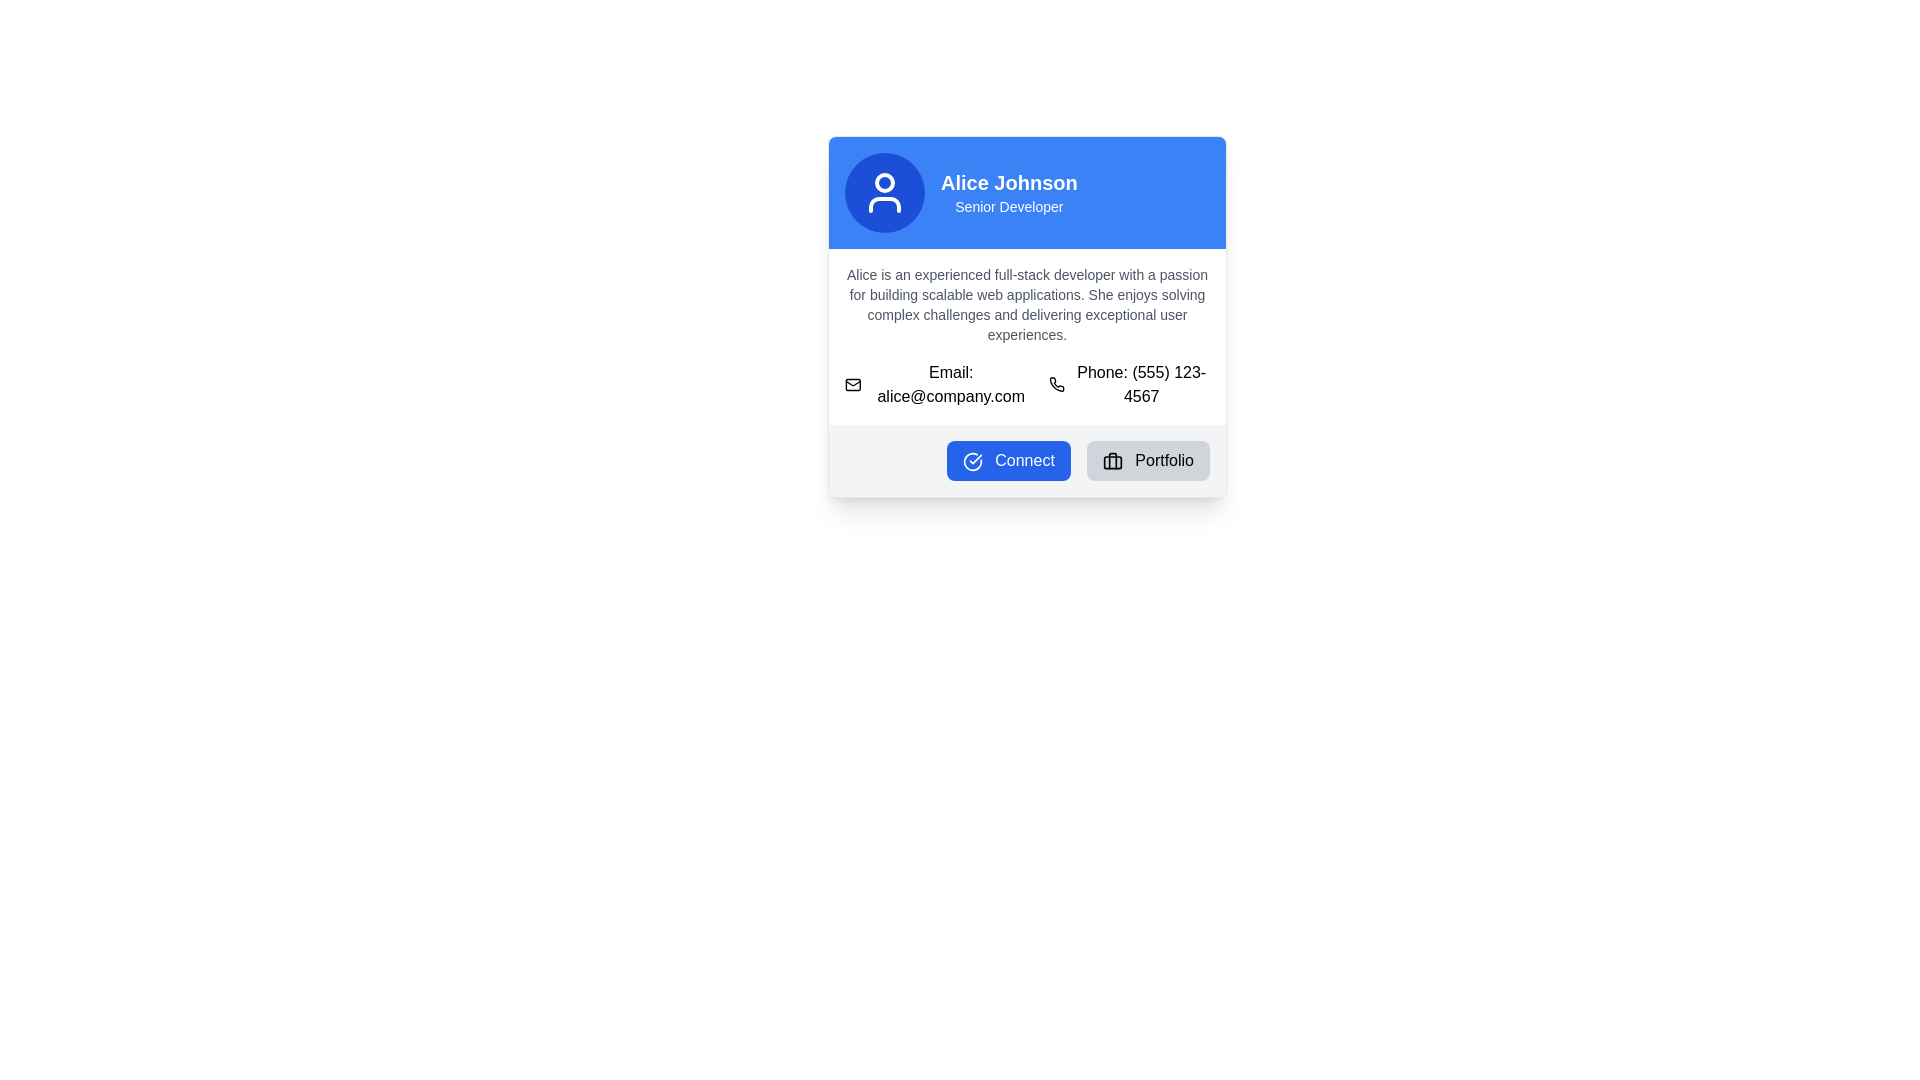 The height and width of the screenshot is (1080, 1920). Describe the element at coordinates (1148, 461) in the screenshot. I see `the light gray rectangular button labeled 'Portfolio' with a suitcase icon` at that location.